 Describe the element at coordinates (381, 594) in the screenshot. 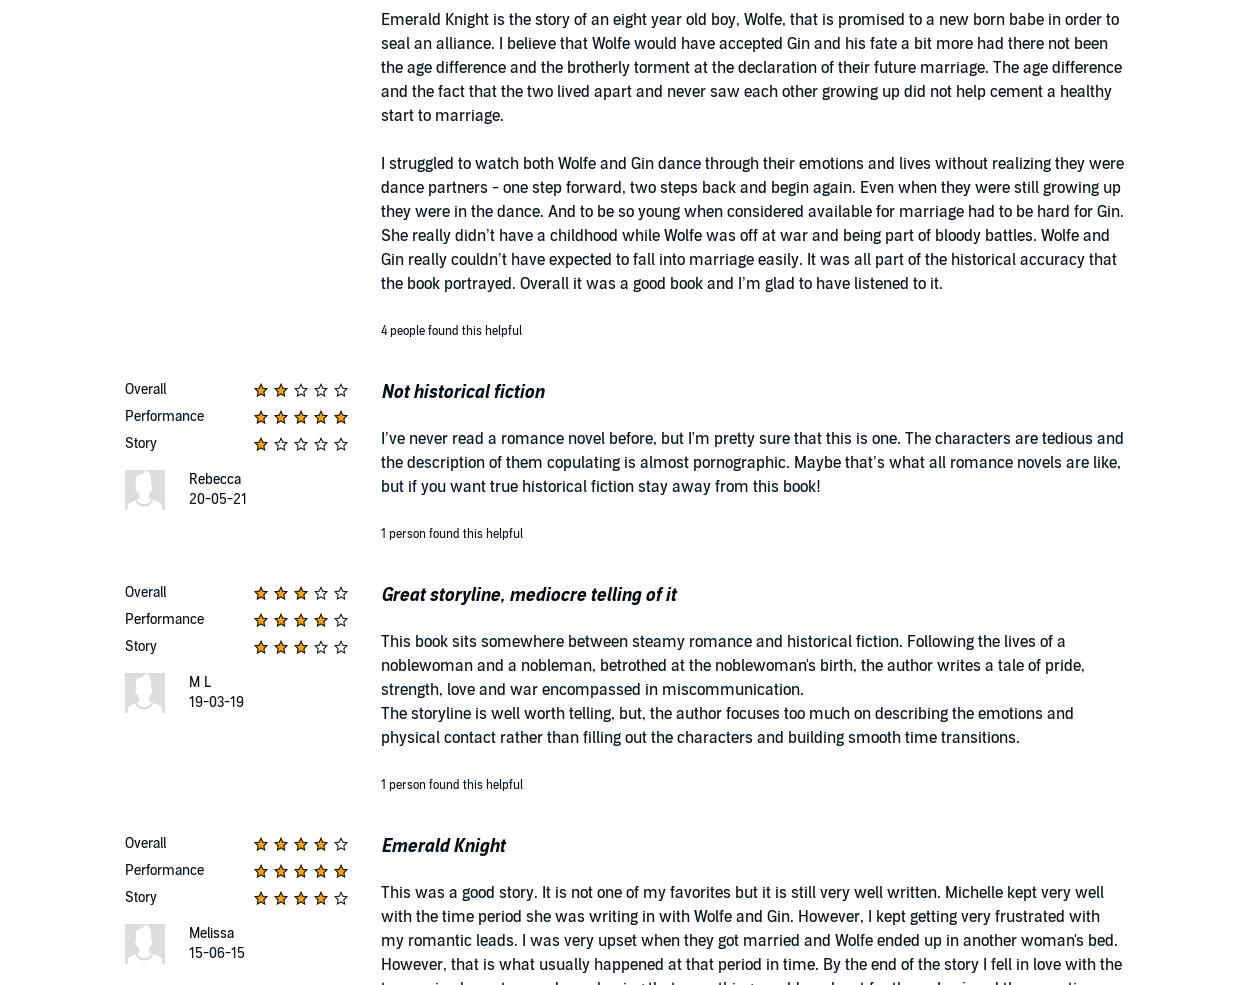

I see `'Great storyline, mediocre telling of it'` at that location.